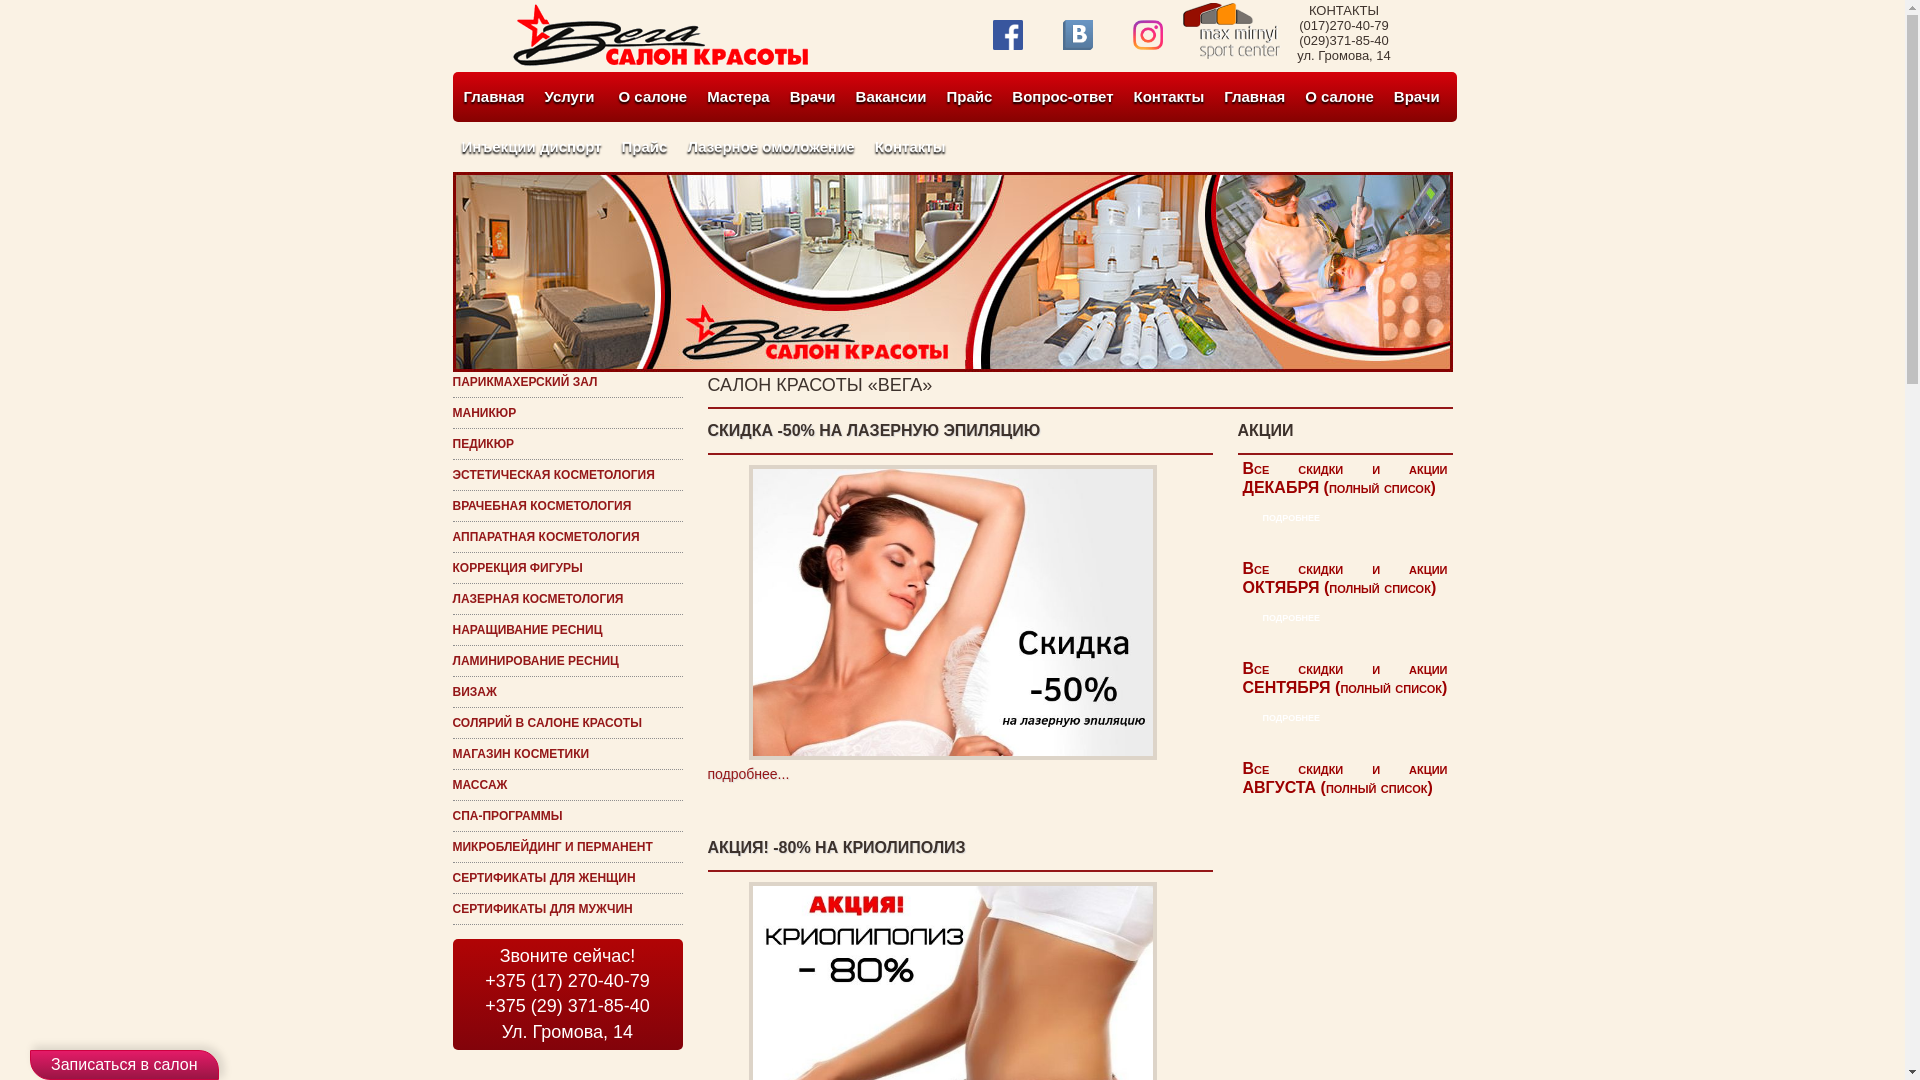  I want to click on '+375 (17) 270-40-79', so click(566, 980).